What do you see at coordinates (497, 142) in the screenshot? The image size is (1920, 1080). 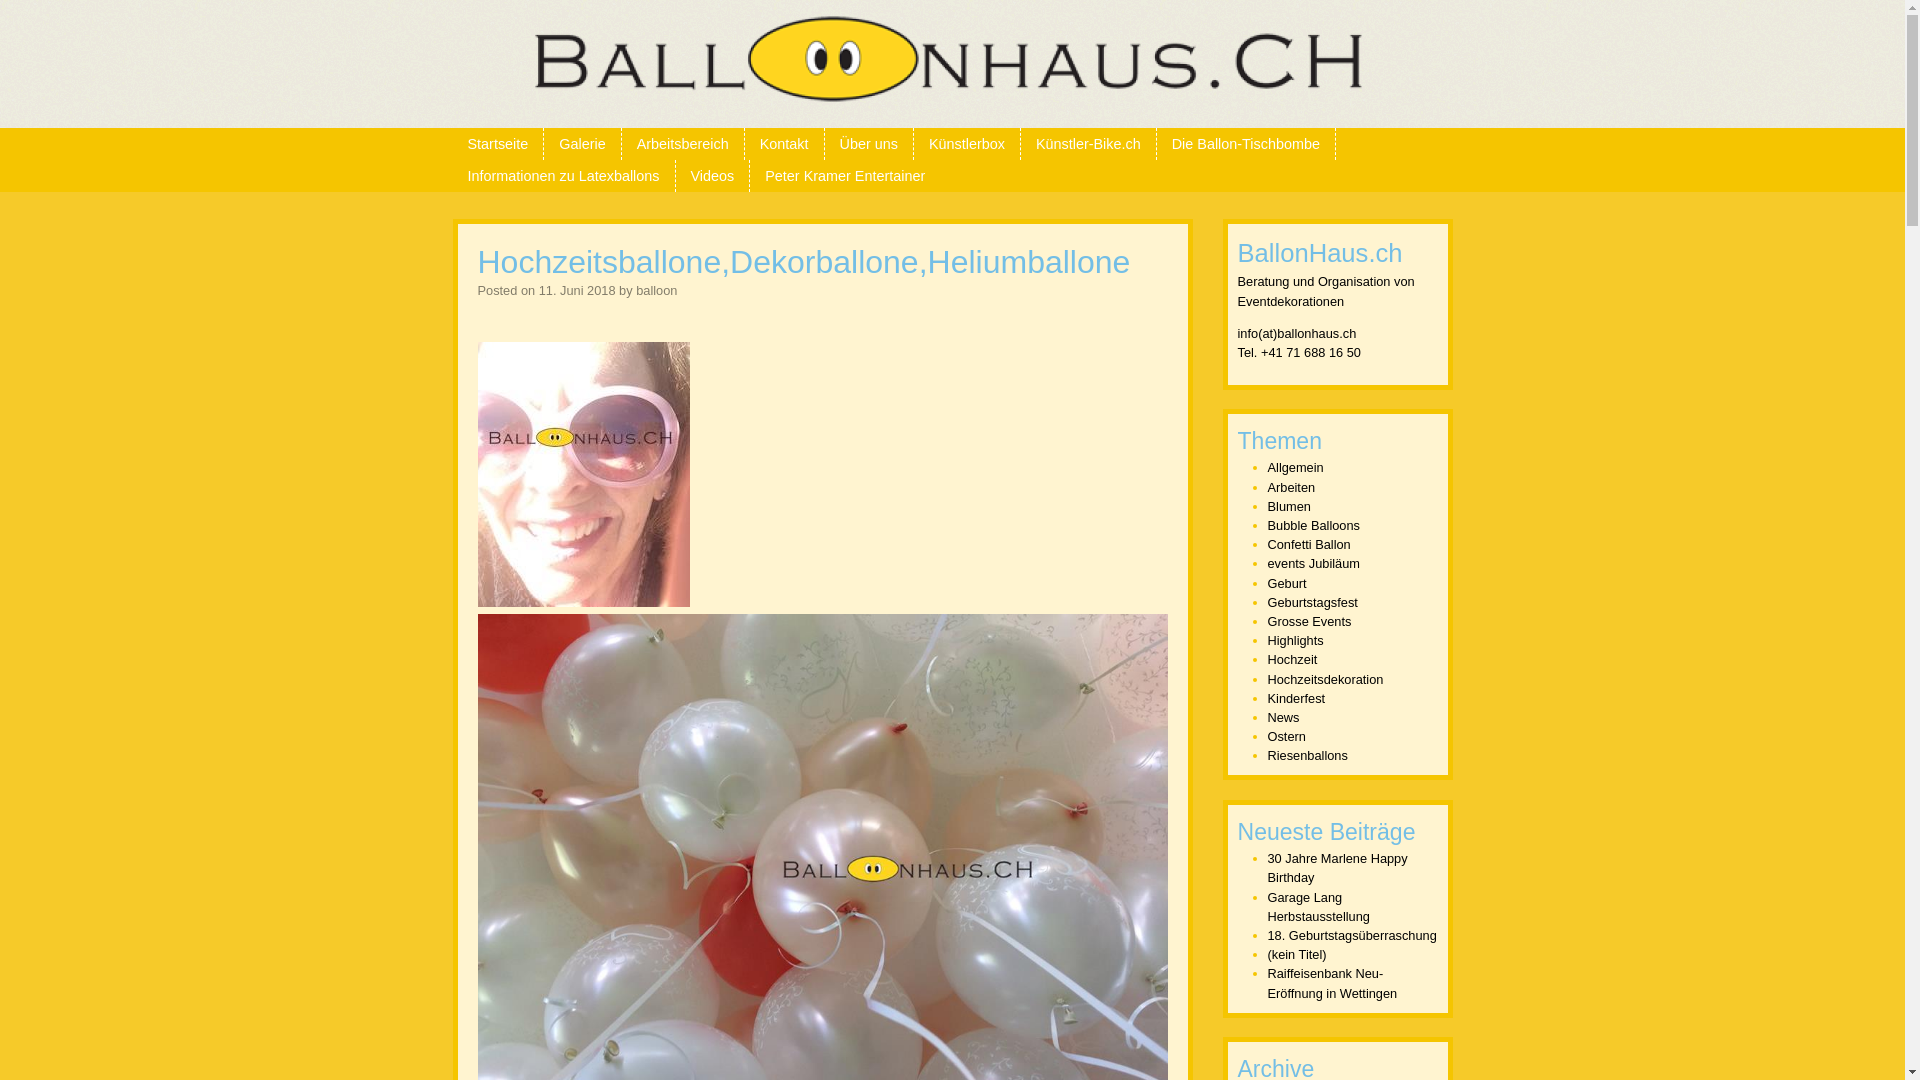 I see `'Startseite'` at bounding box center [497, 142].